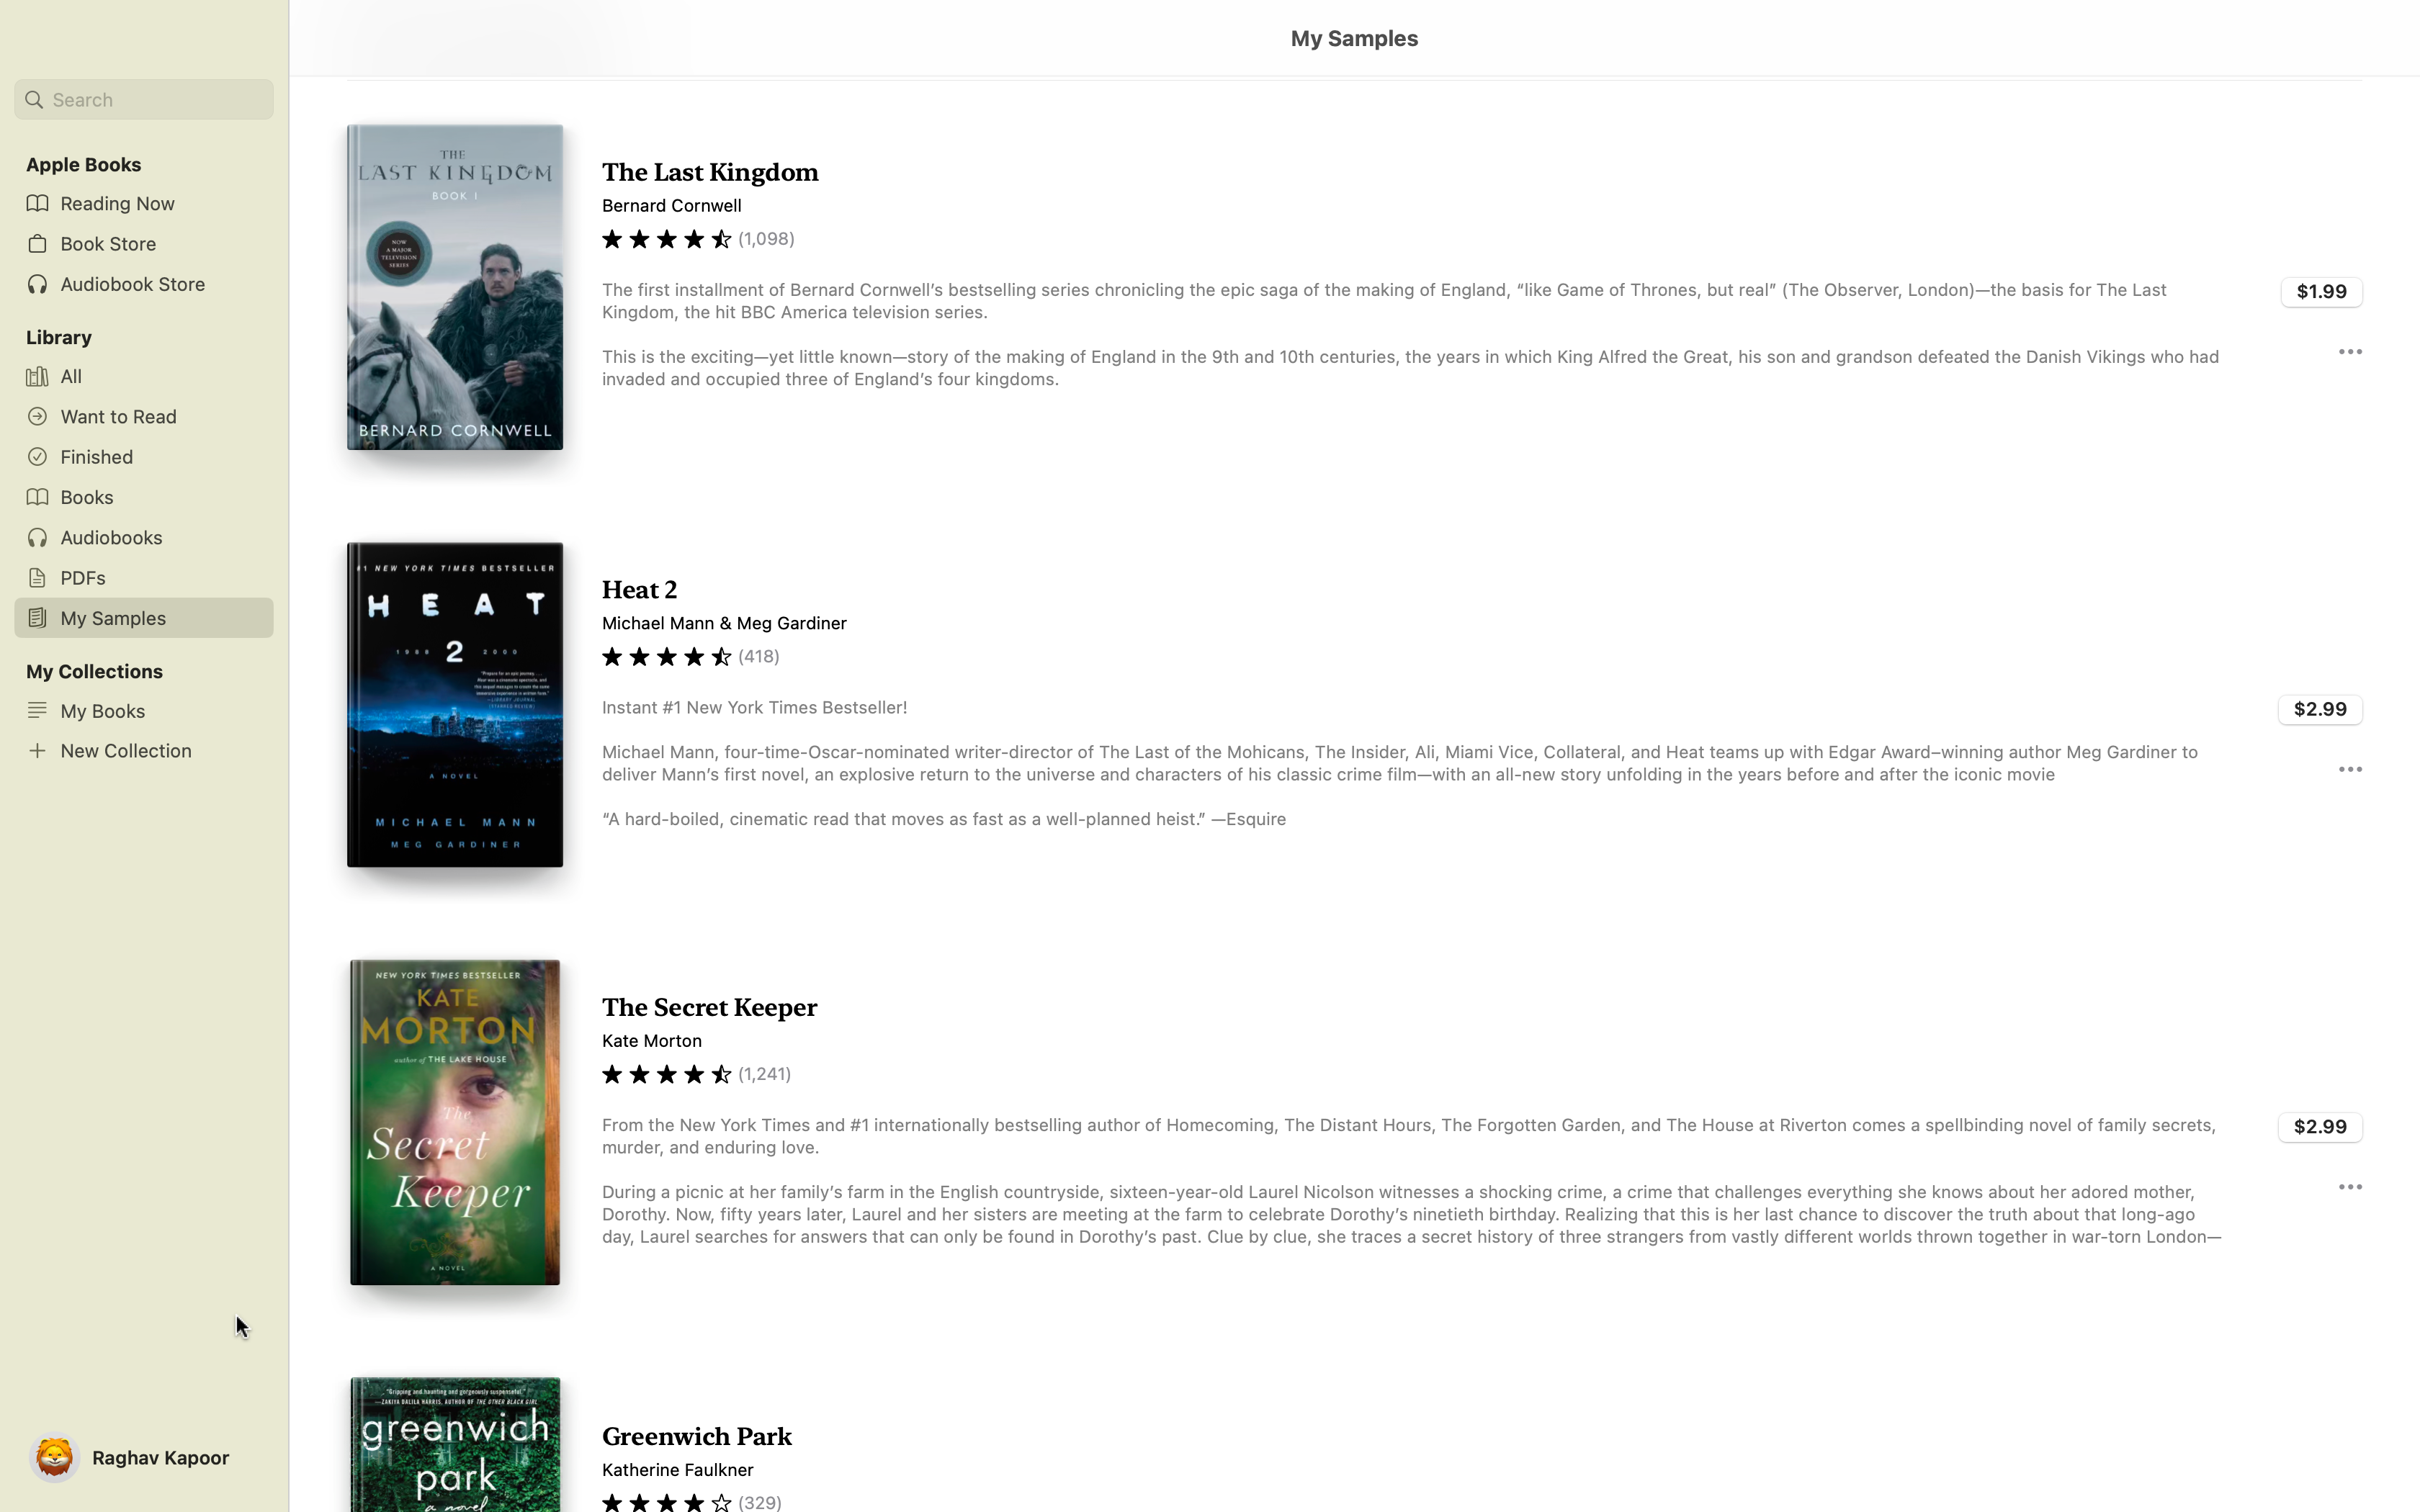  What do you see at coordinates (2321, 1123) in the screenshot?
I see `Buy the book "Secret Keeper` at bounding box center [2321, 1123].